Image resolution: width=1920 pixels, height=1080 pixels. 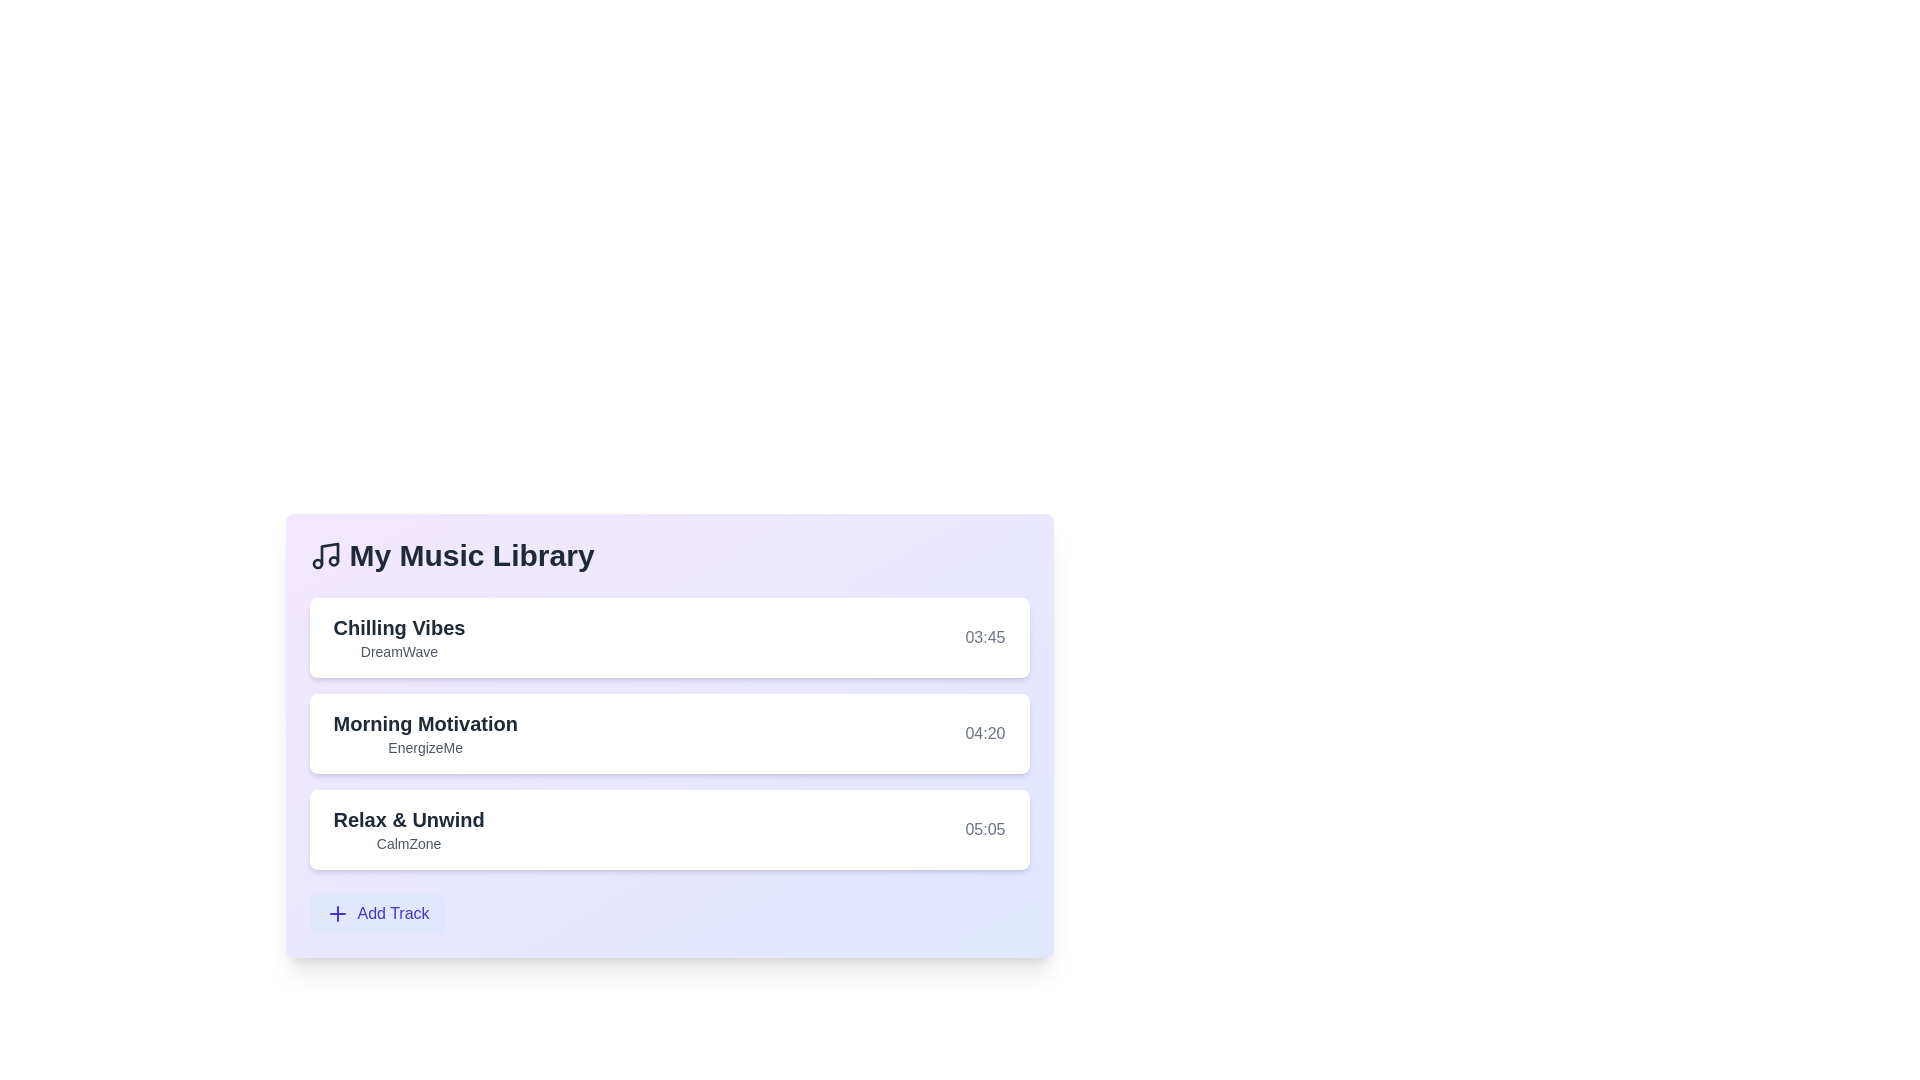 What do you see at coordinates (669, 733) in the screenshot?
I see `the track titled 'Morning Motivation' to observe the scaling effect` at bounding box center [669, 733].